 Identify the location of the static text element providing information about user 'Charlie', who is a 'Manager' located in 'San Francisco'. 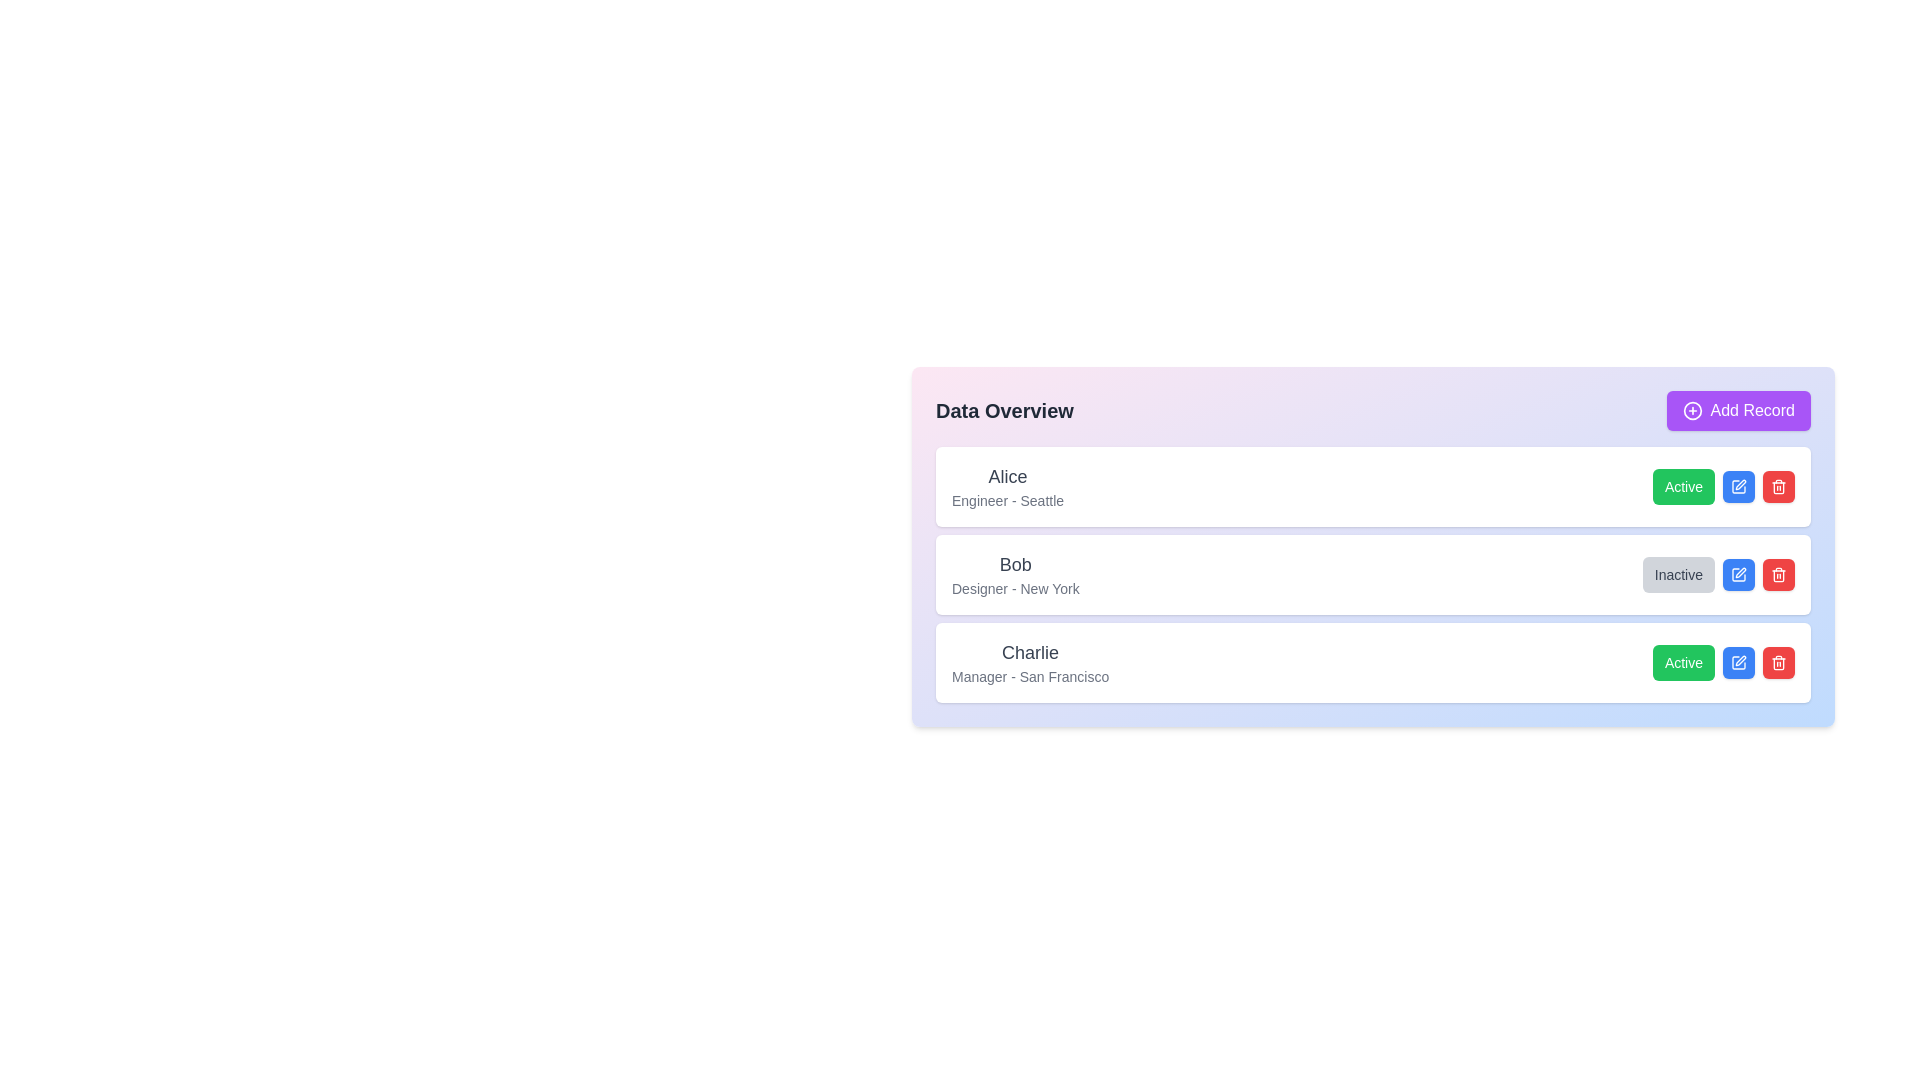
(1030, 676).